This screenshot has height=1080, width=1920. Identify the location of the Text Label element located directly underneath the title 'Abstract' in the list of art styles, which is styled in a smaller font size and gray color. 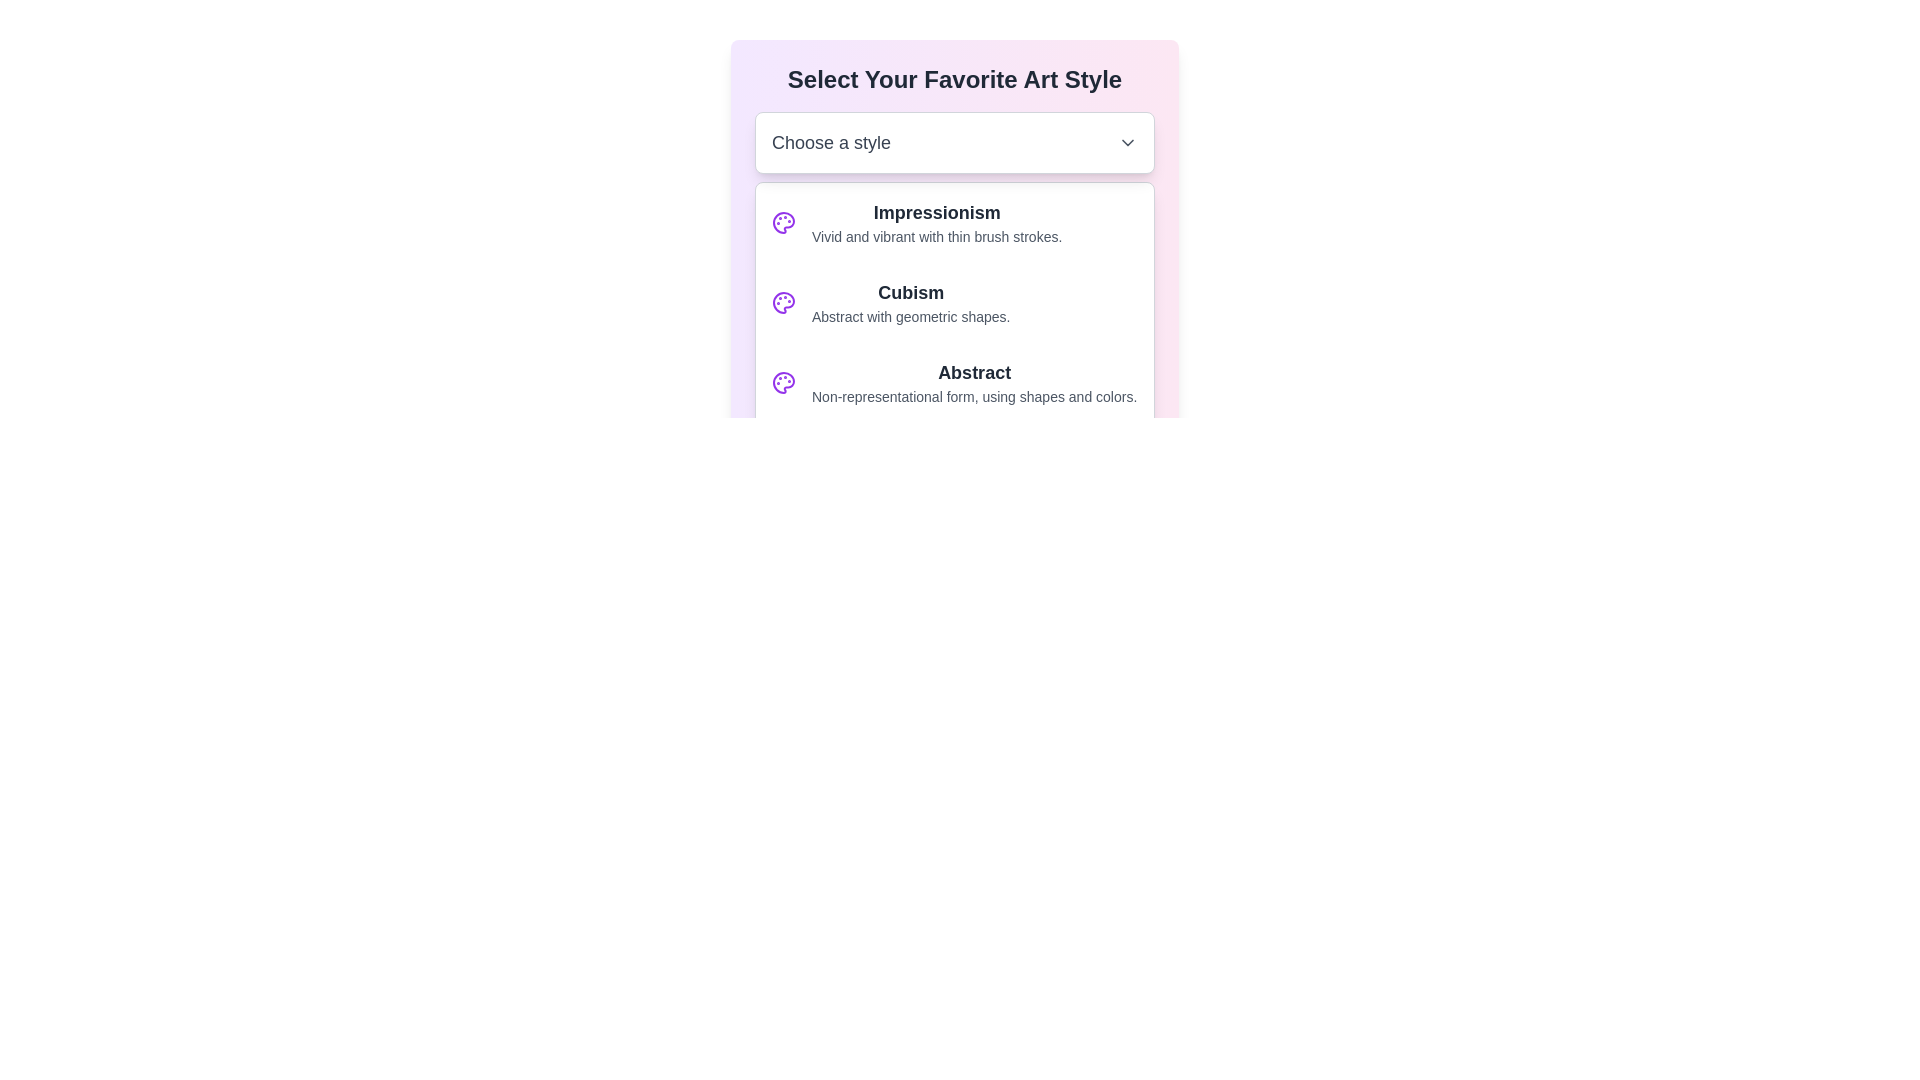
(974, 397).